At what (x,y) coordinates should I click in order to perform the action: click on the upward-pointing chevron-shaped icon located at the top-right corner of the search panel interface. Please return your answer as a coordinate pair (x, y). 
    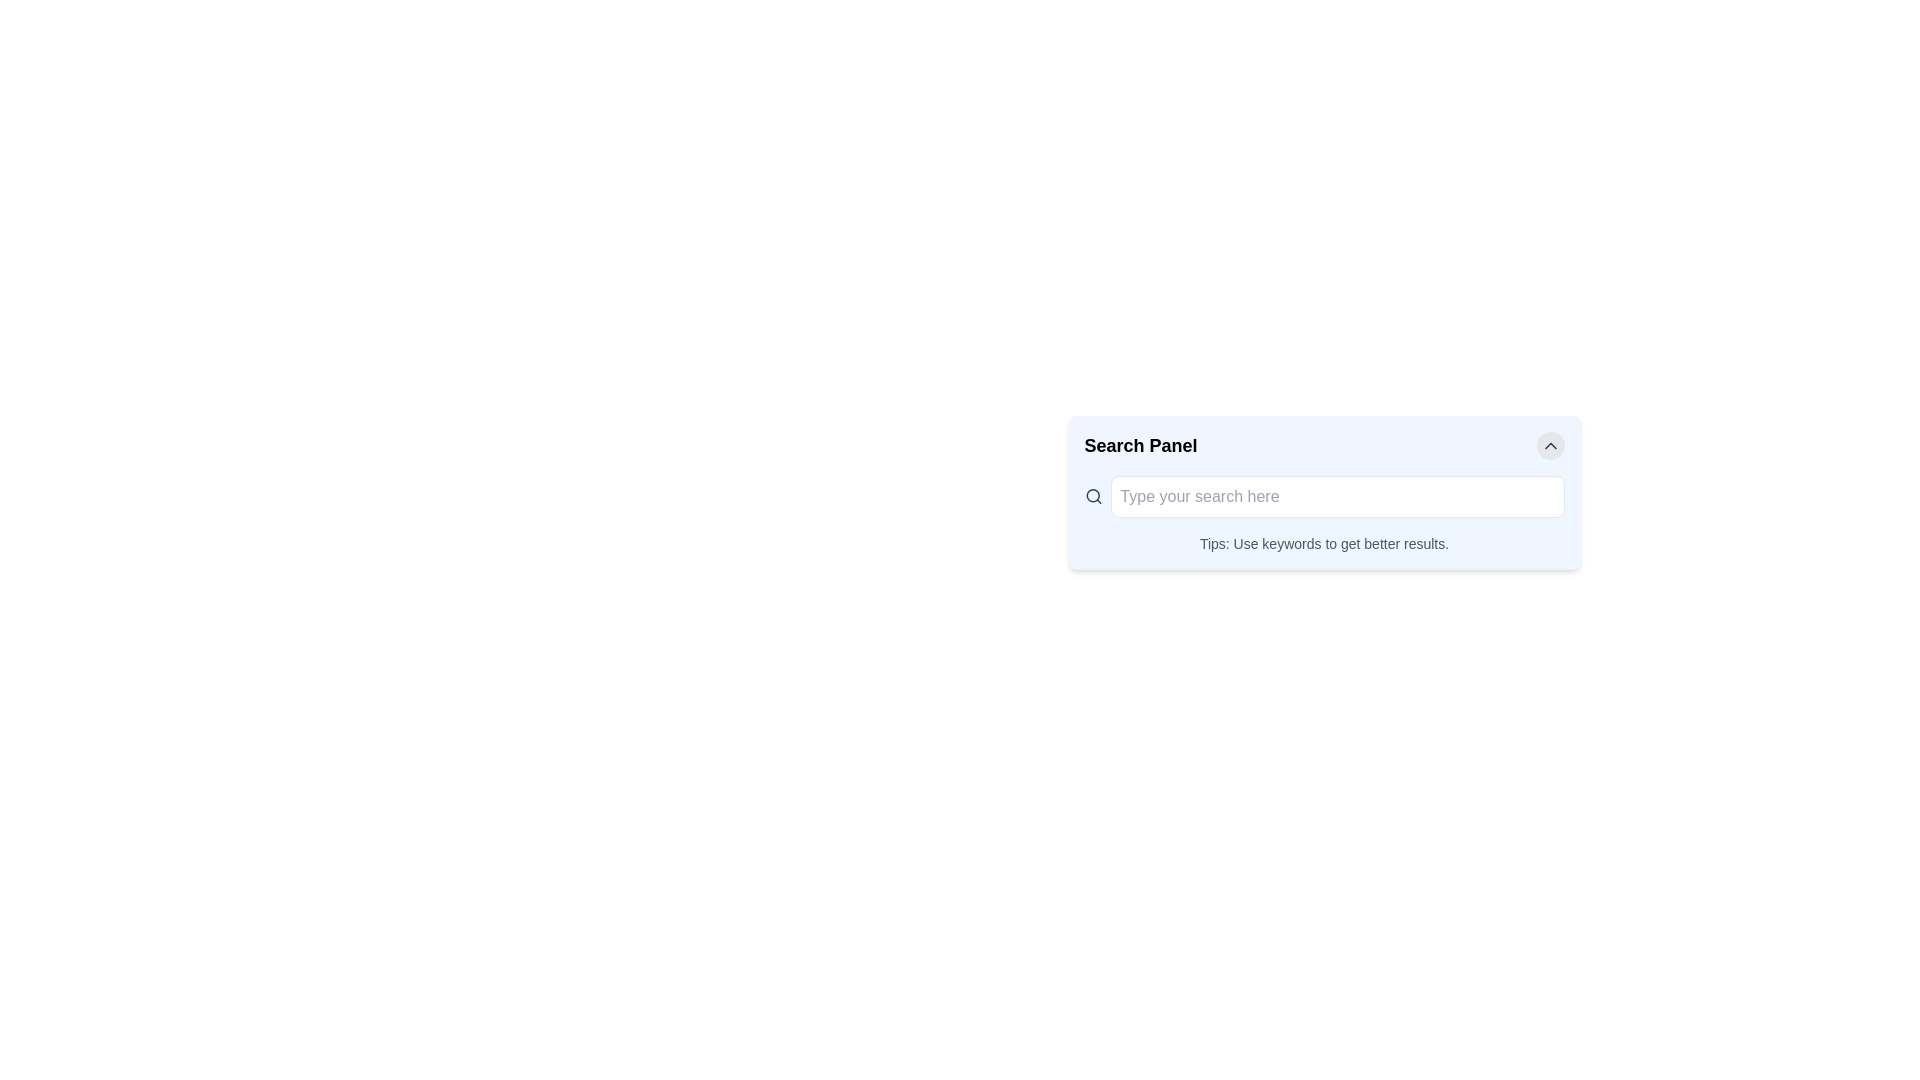
    Looking at the image, I should click on (1549, 445).